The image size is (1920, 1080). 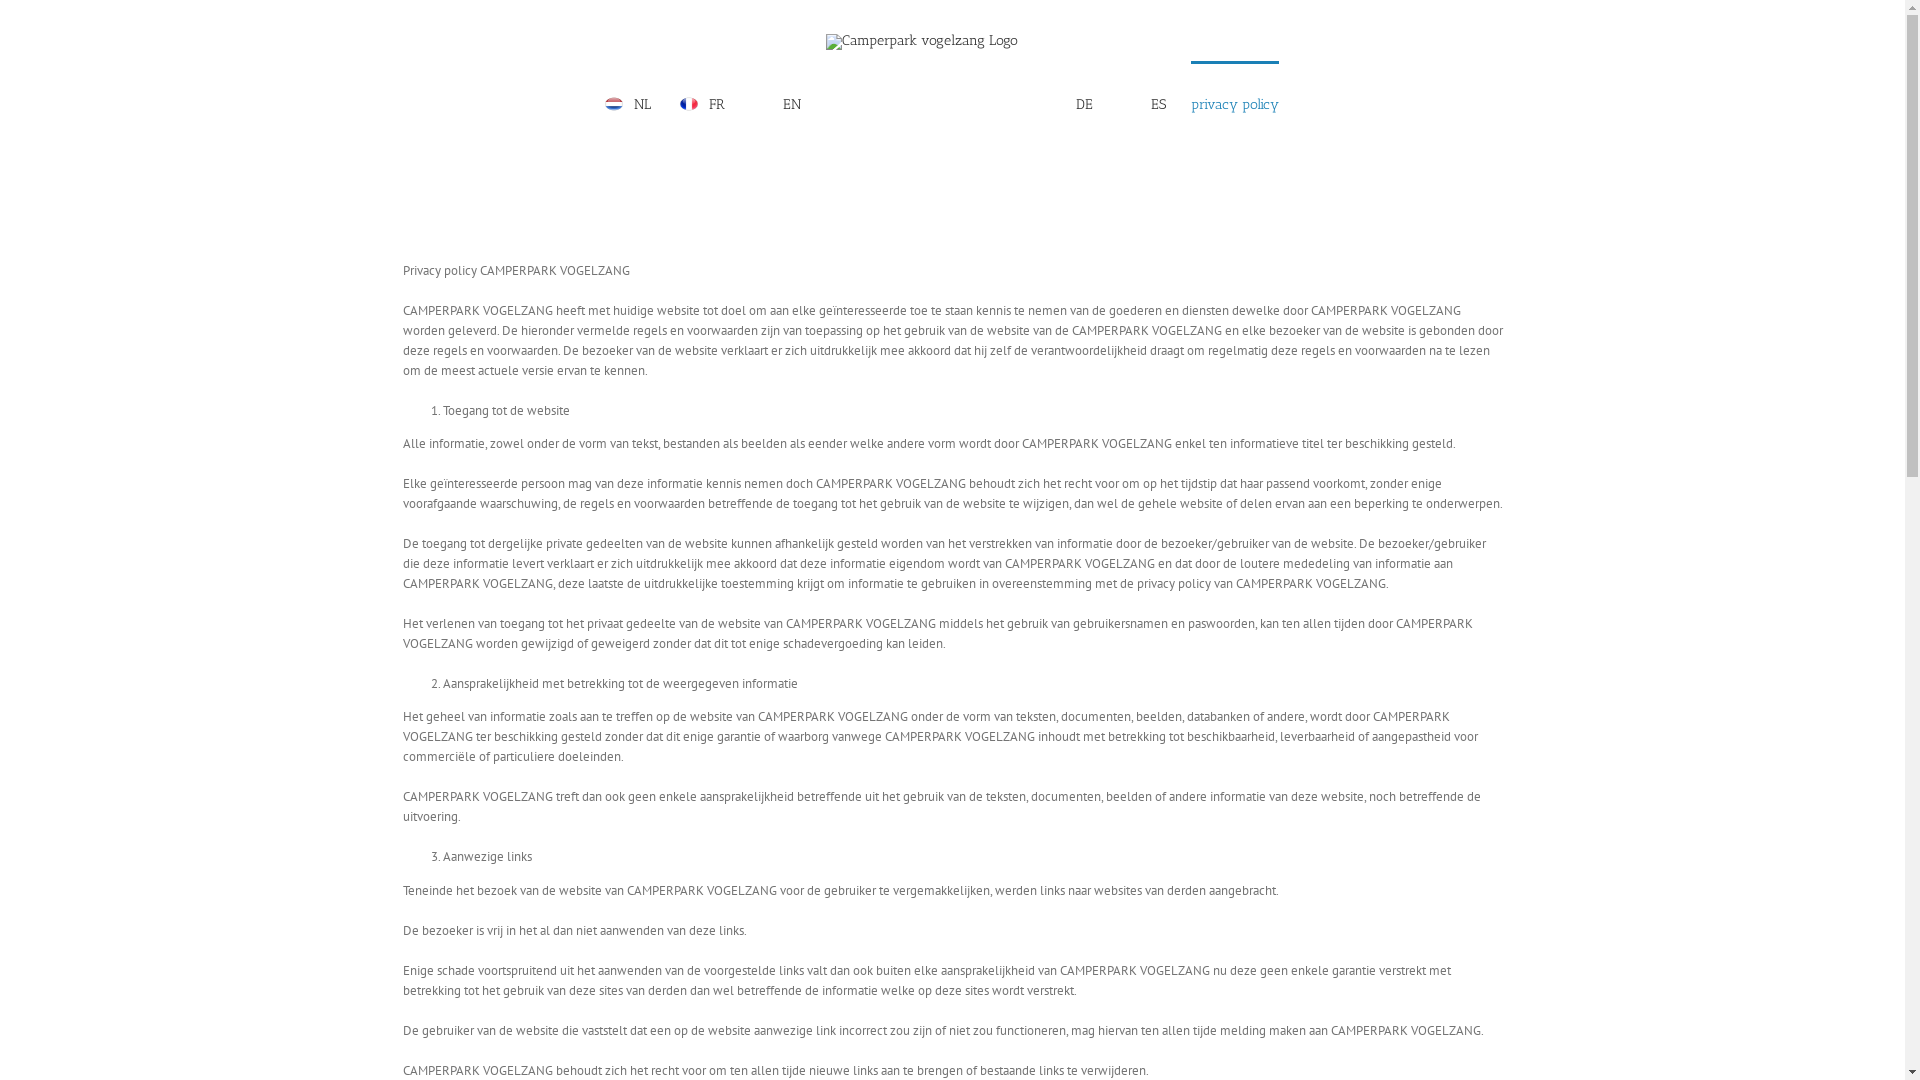 I want to click on 'france_640', so click(x=689, y=104).